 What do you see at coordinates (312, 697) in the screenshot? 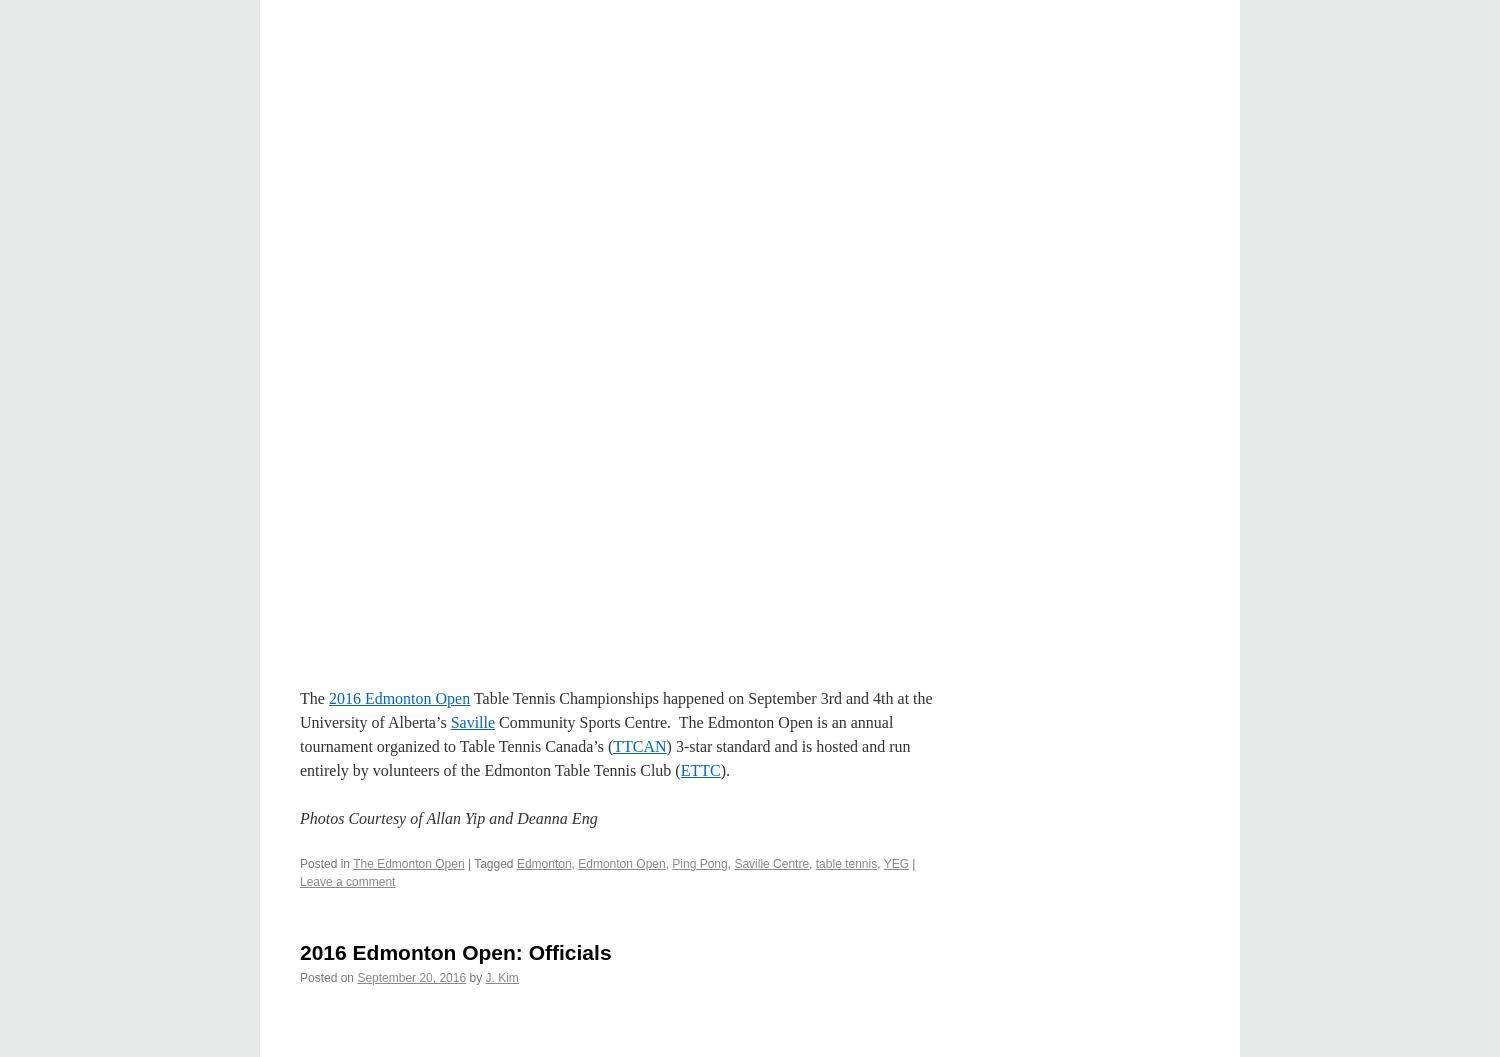
I see `'The'` at bounding box center [312, 697].